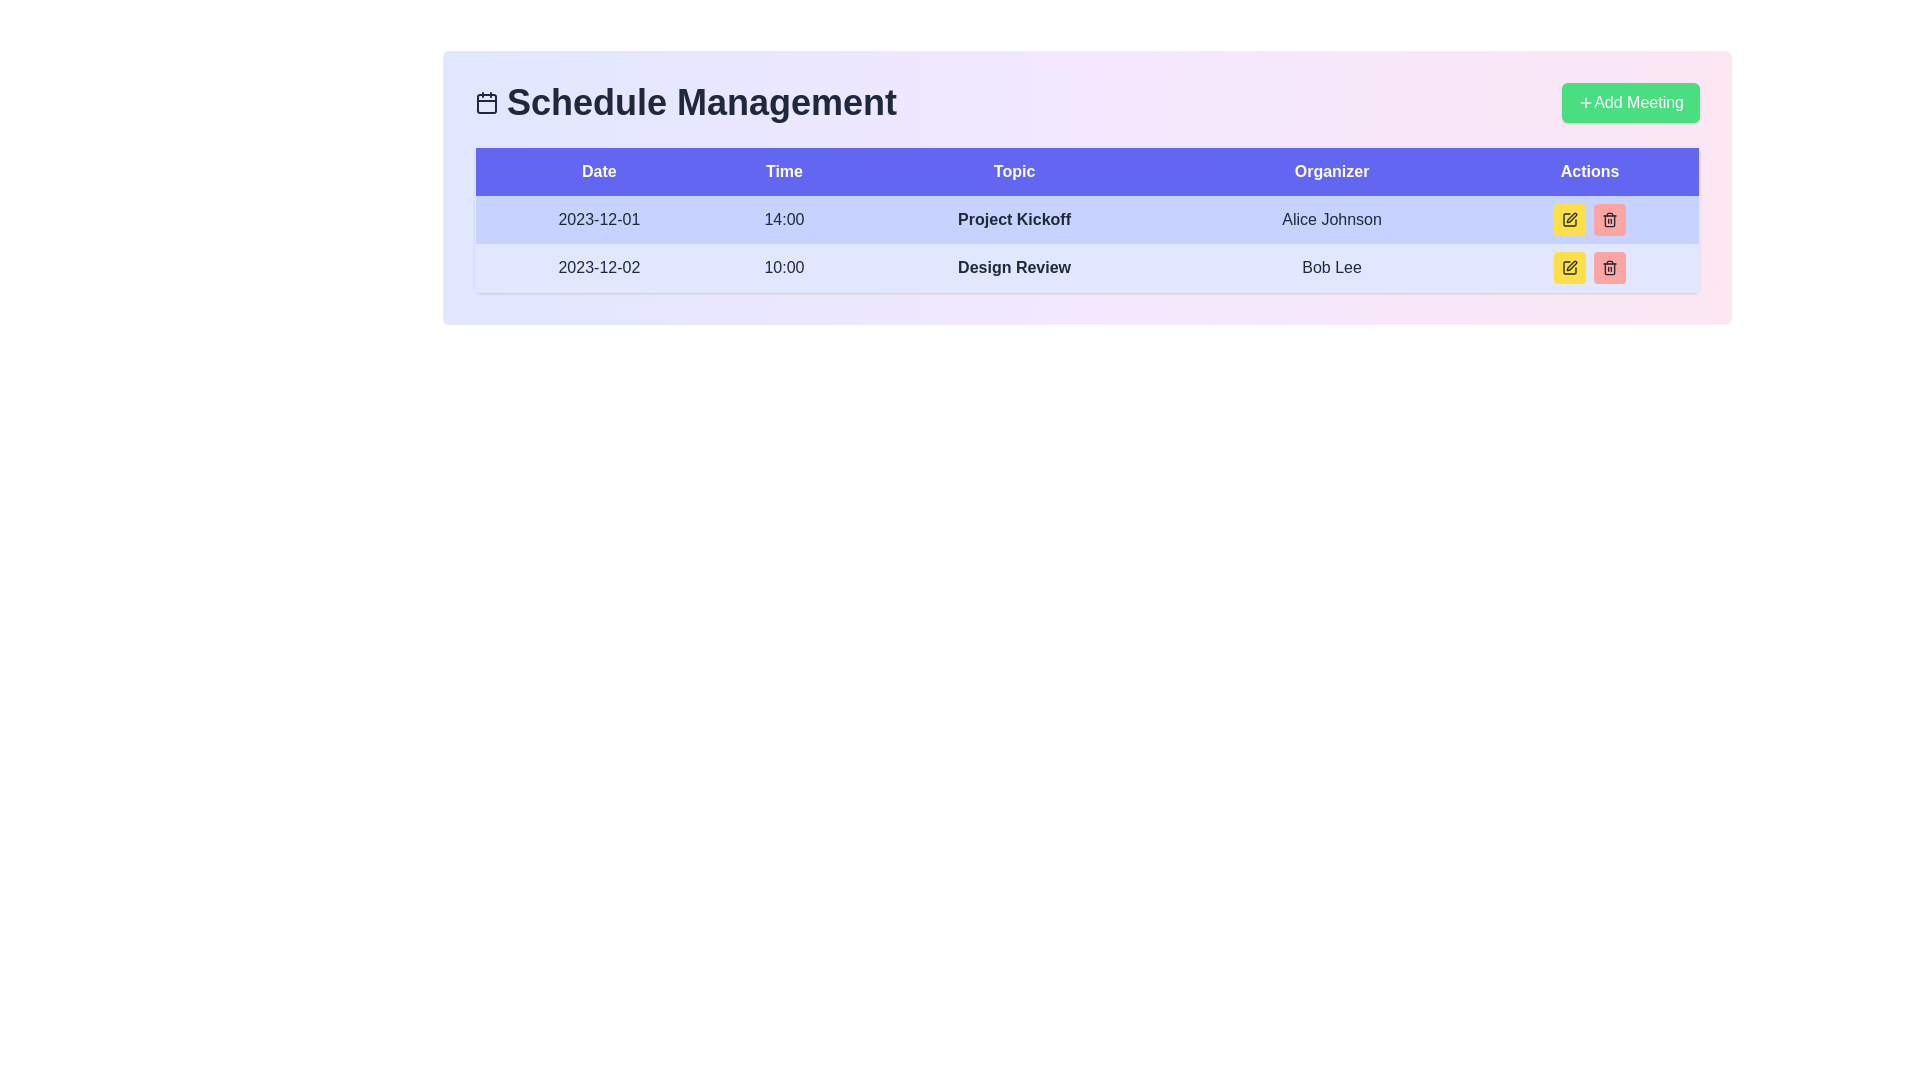  I want to click on the 'Date' column header in the table, which is the left-most label in the header row, to provide users with guidance on the content of the corresponding column, so click(598, 170).